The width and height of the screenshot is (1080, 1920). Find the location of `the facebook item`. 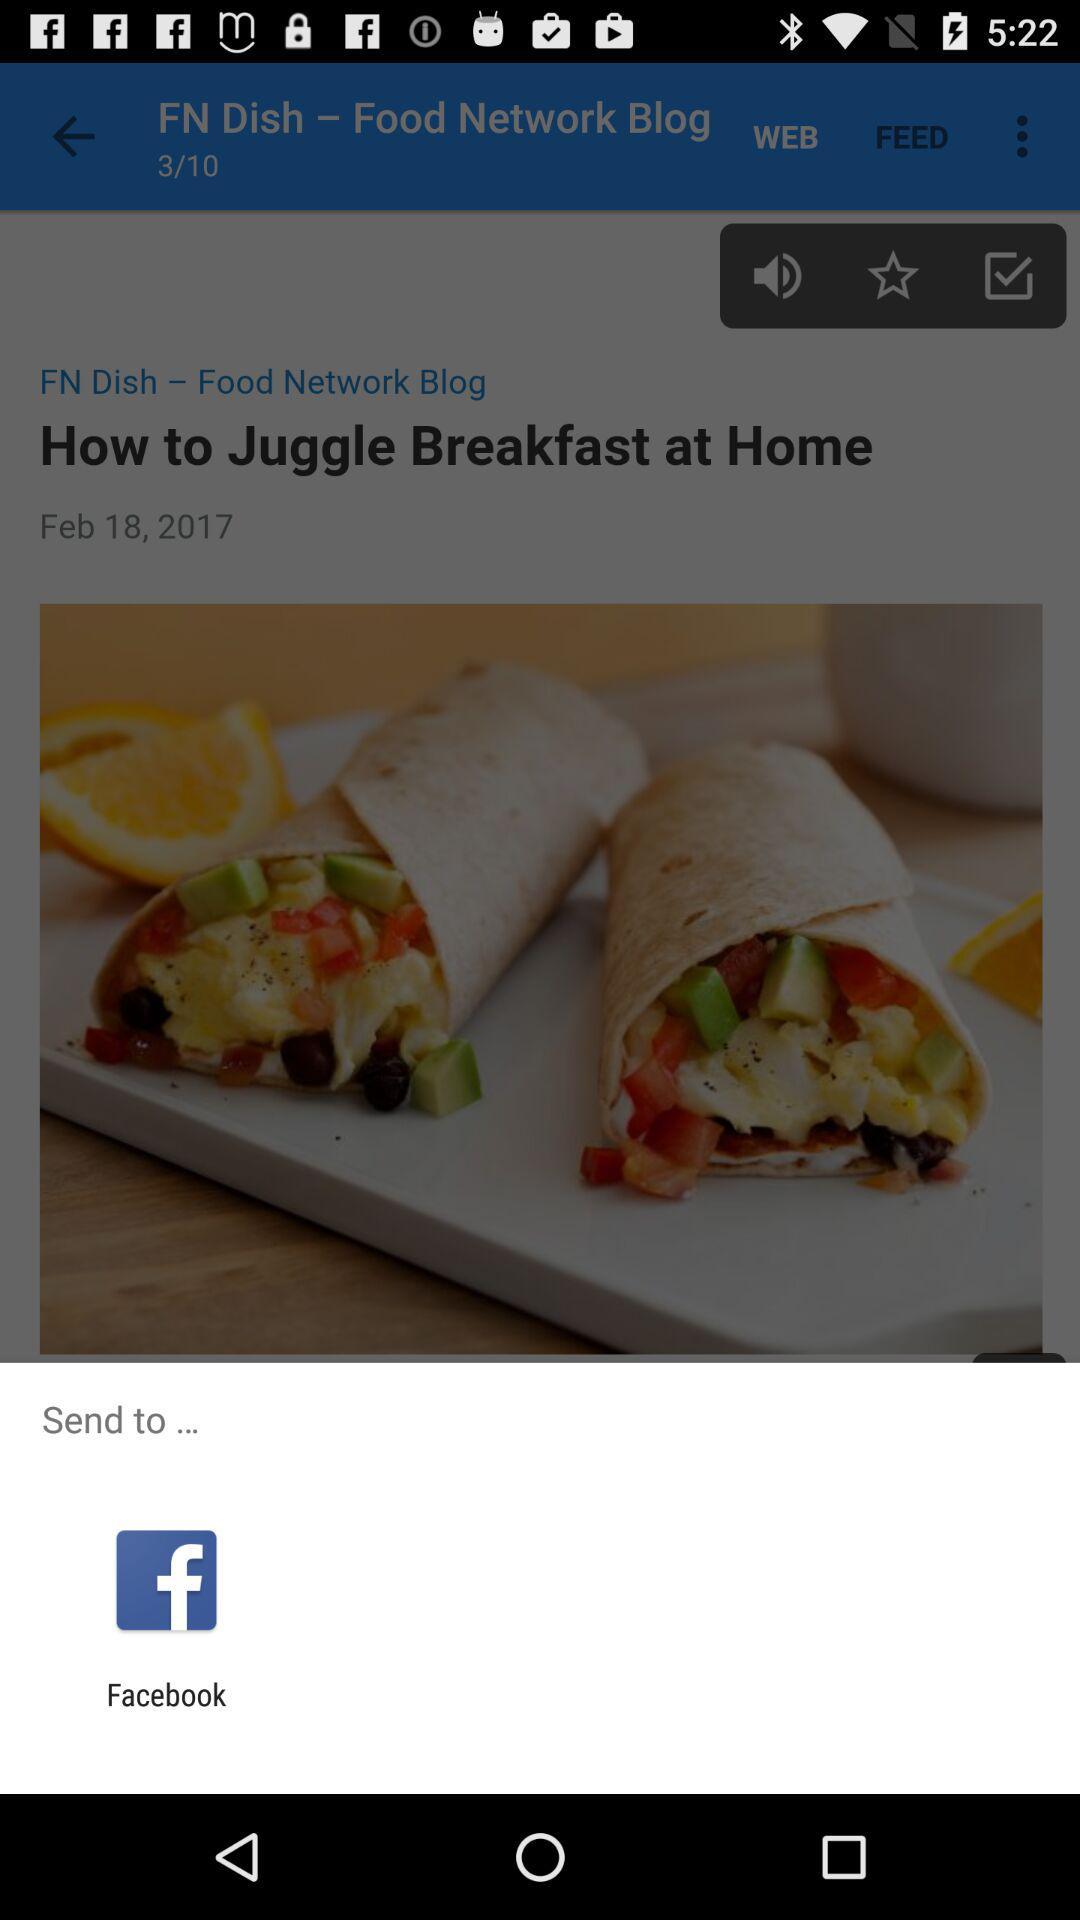

the facebook item is located at coordinates (165, 1711).